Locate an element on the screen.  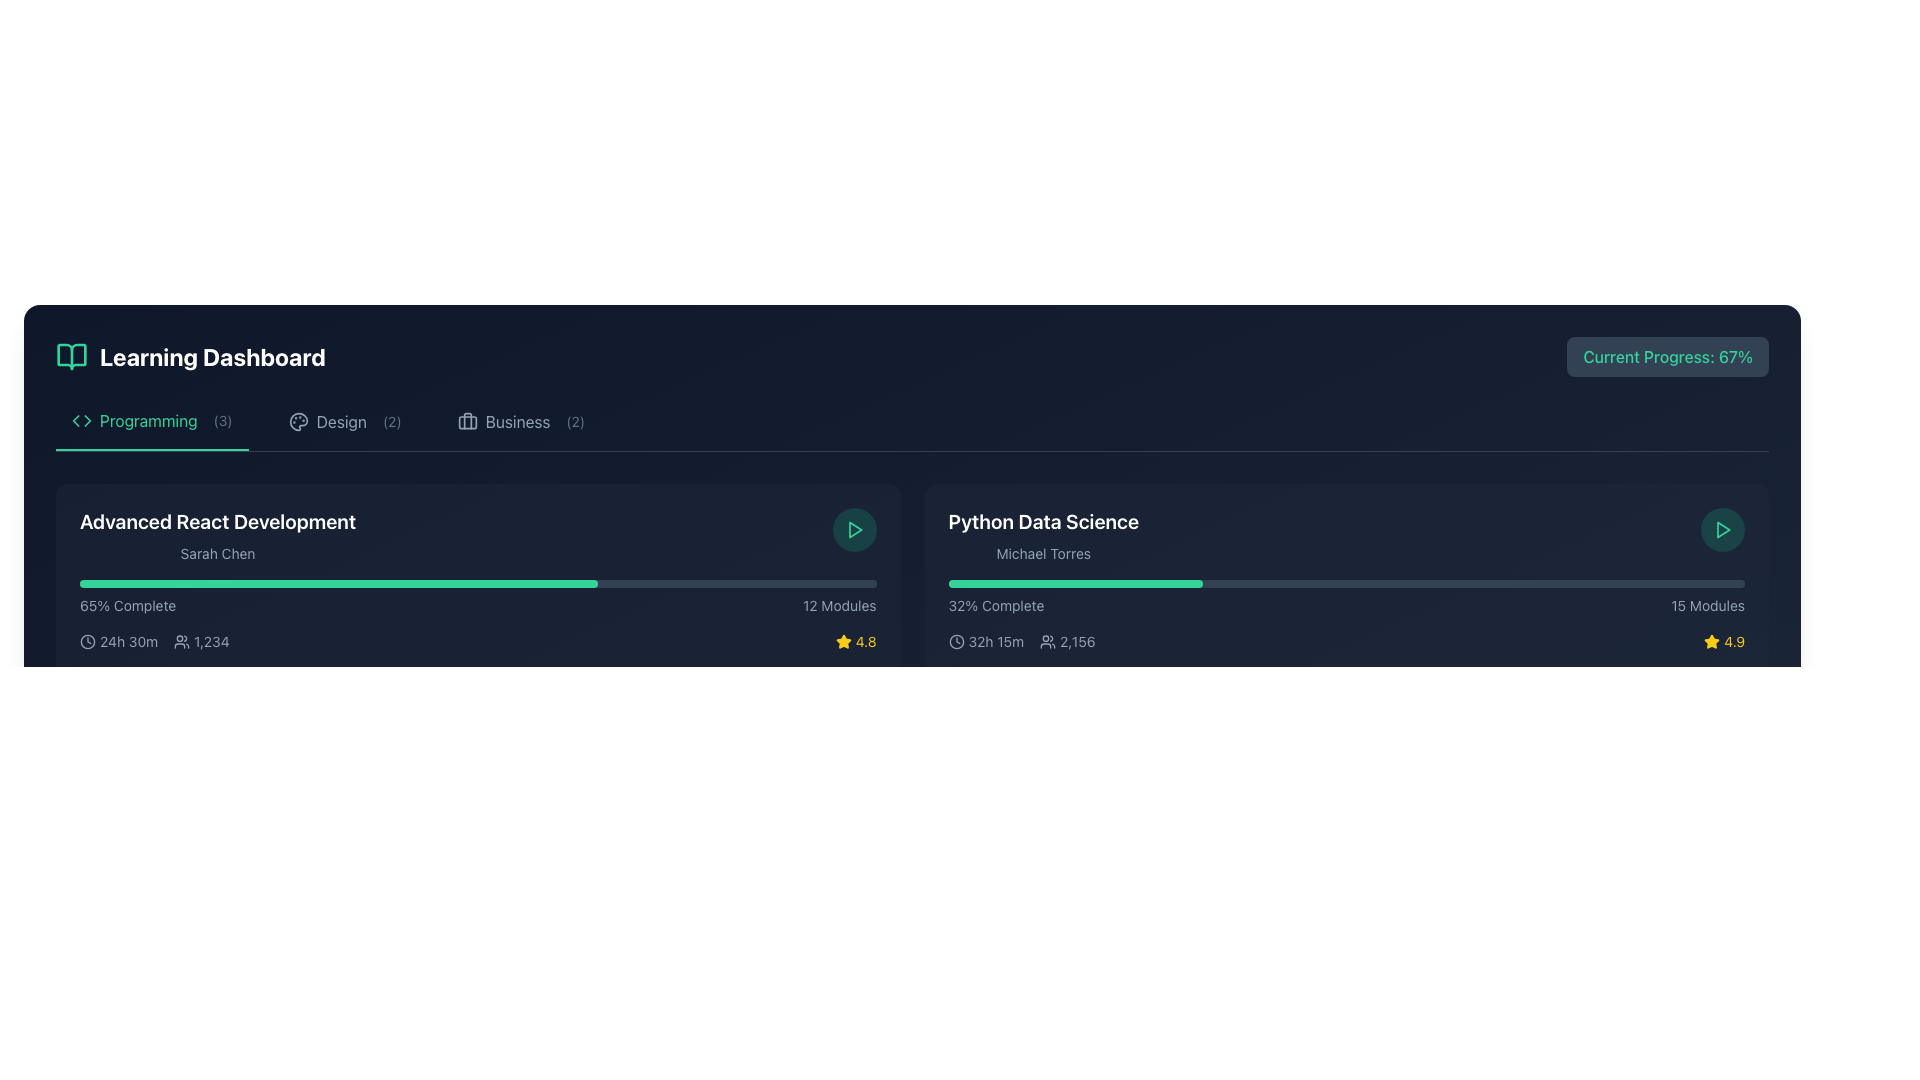
the play button located at the right end of the 'Python Data Science' course section is located at coordinates (1722, 528).